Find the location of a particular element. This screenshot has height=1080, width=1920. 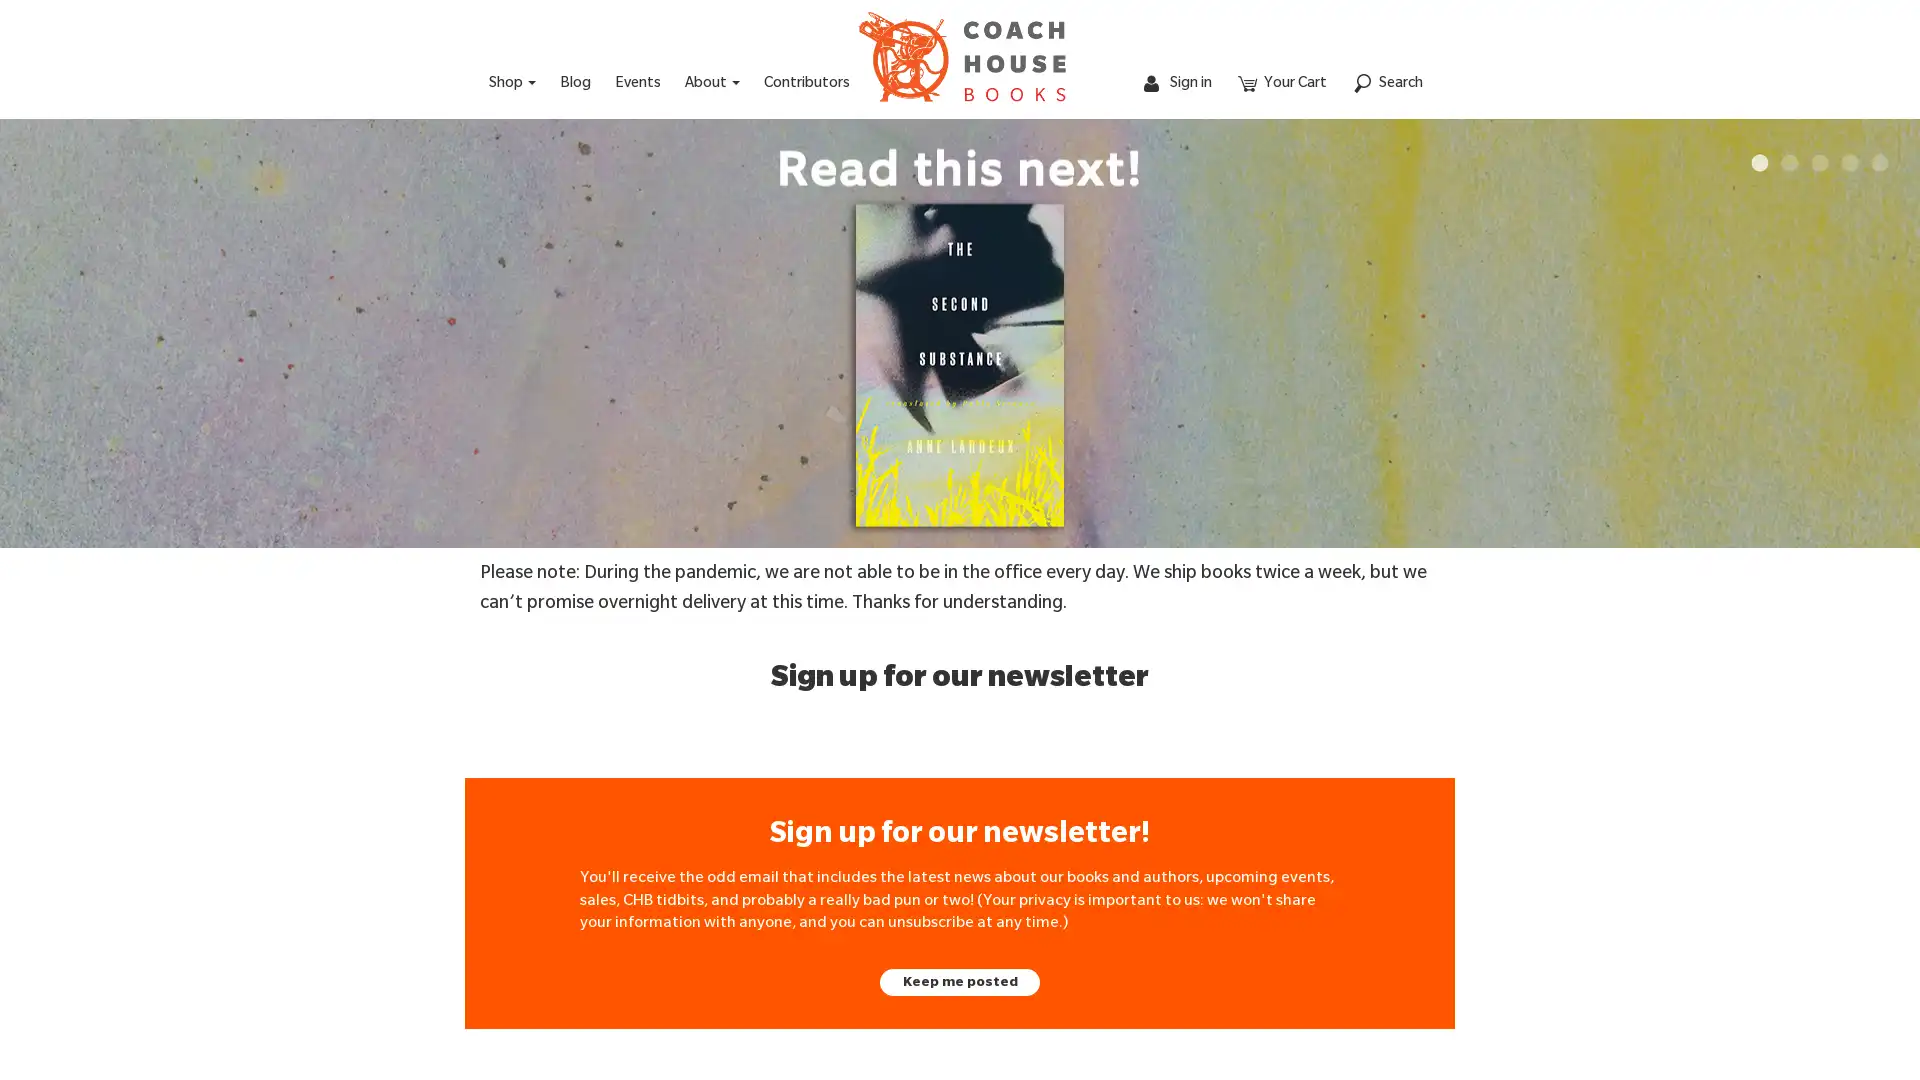

2 is located at coordinates (1790, 163).